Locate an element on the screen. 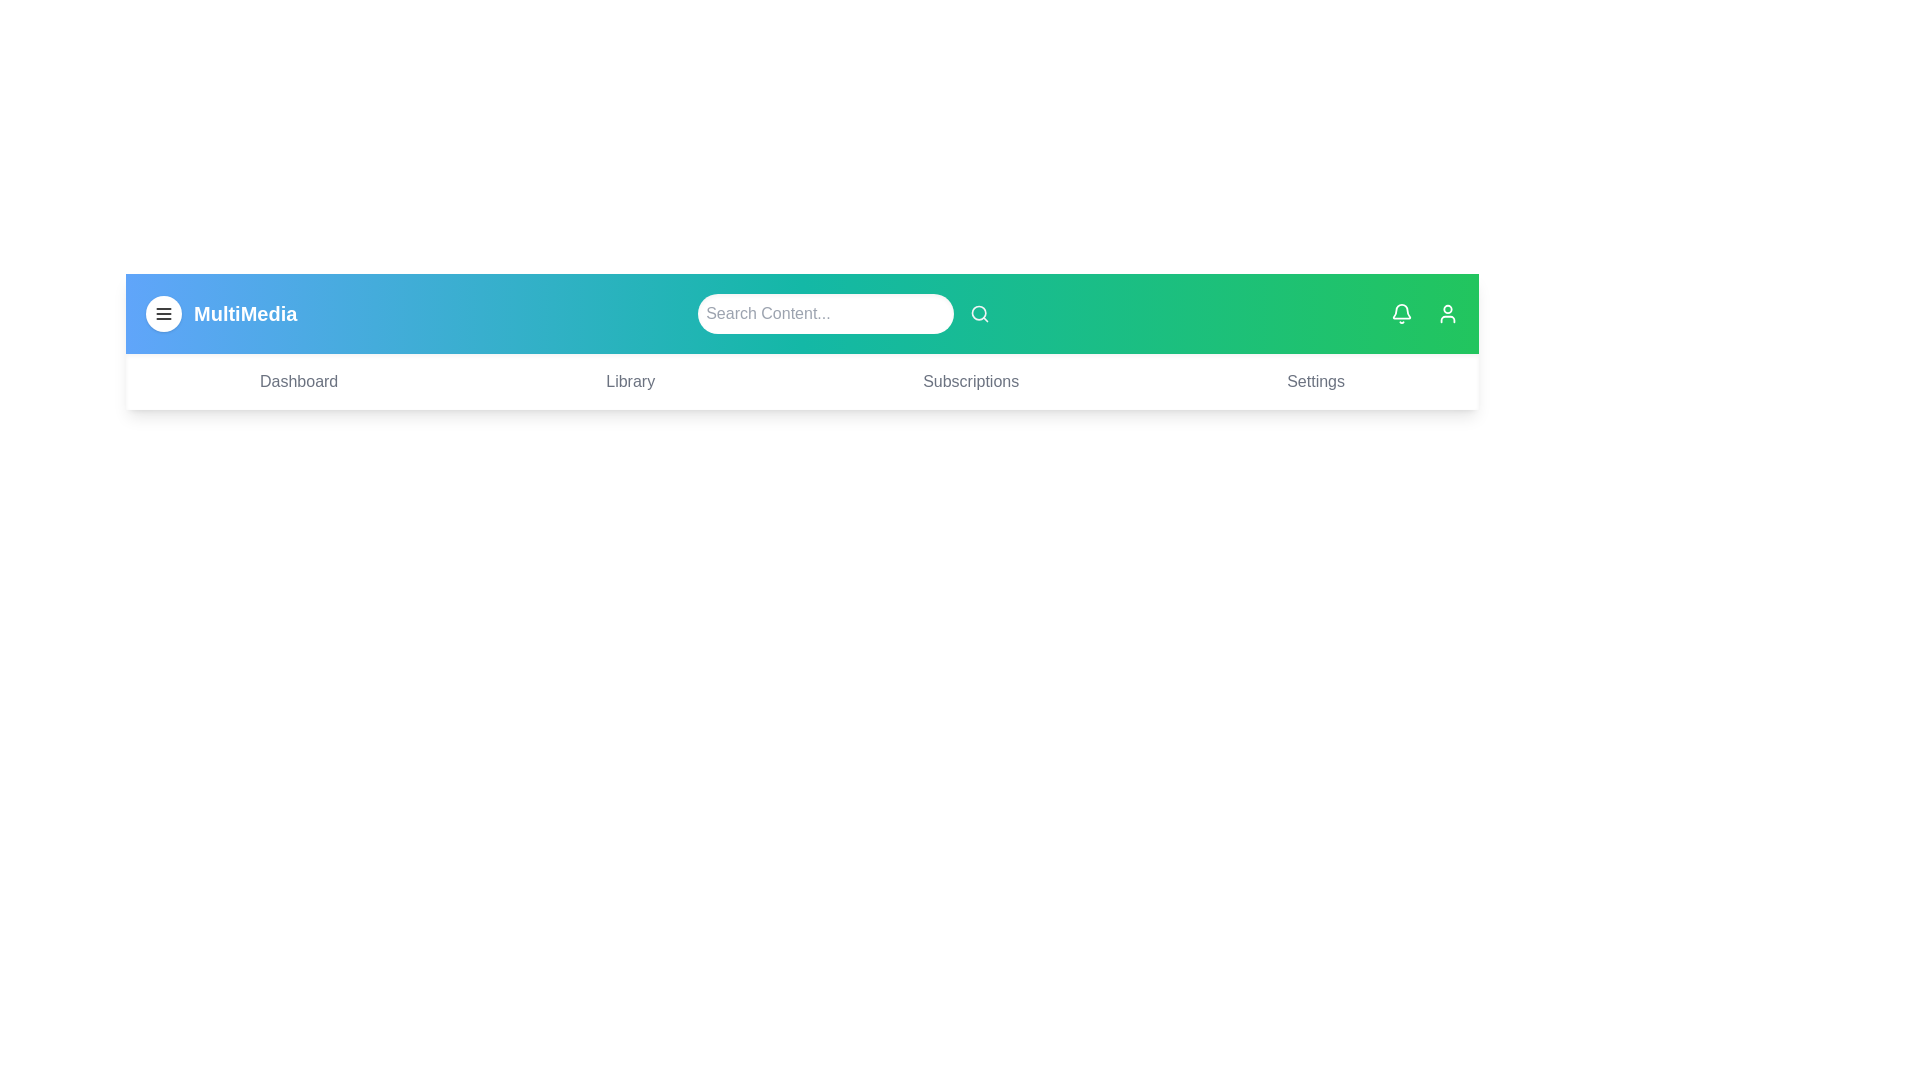 The height and width of the screenshot is (1080, 1920). the search icon to initiate a search is located at coordinates (979, 313).